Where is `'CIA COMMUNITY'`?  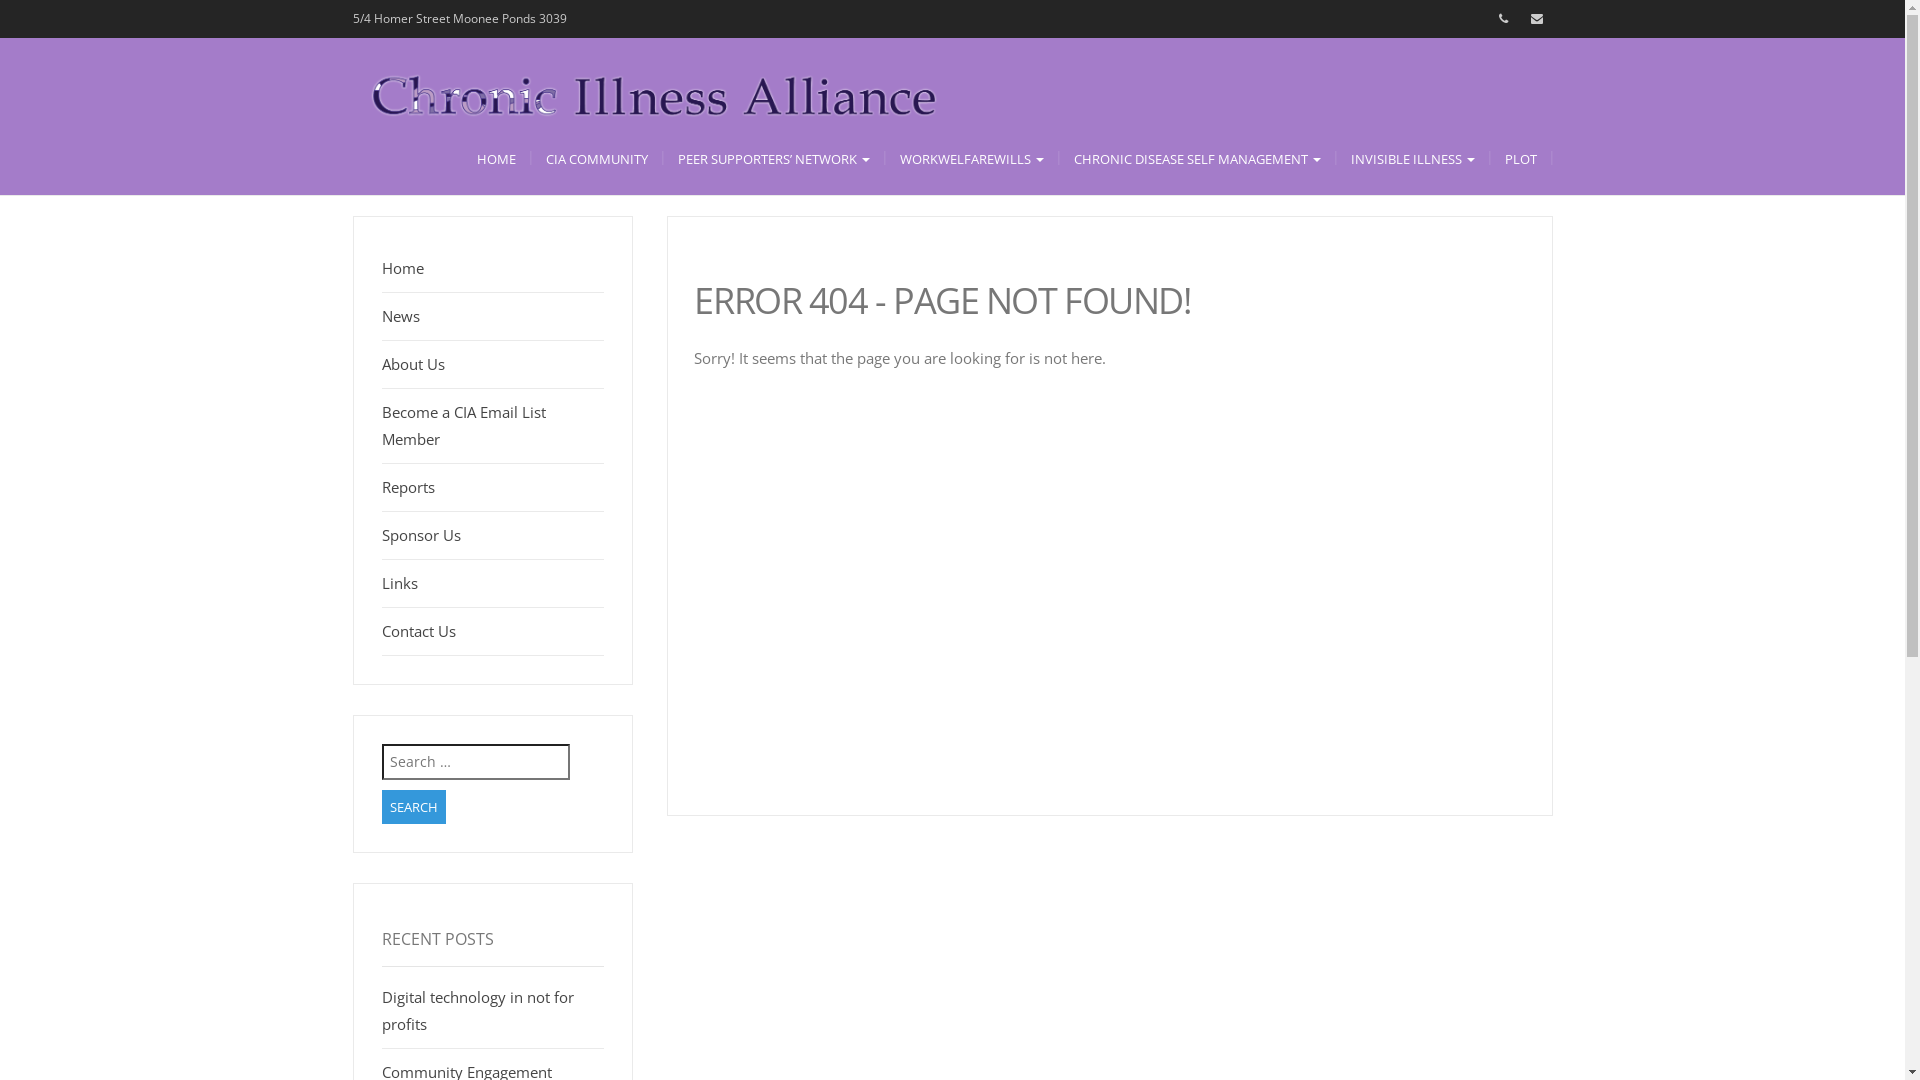
'CIA COMMUNITY' is located at coordinates (594, 157).